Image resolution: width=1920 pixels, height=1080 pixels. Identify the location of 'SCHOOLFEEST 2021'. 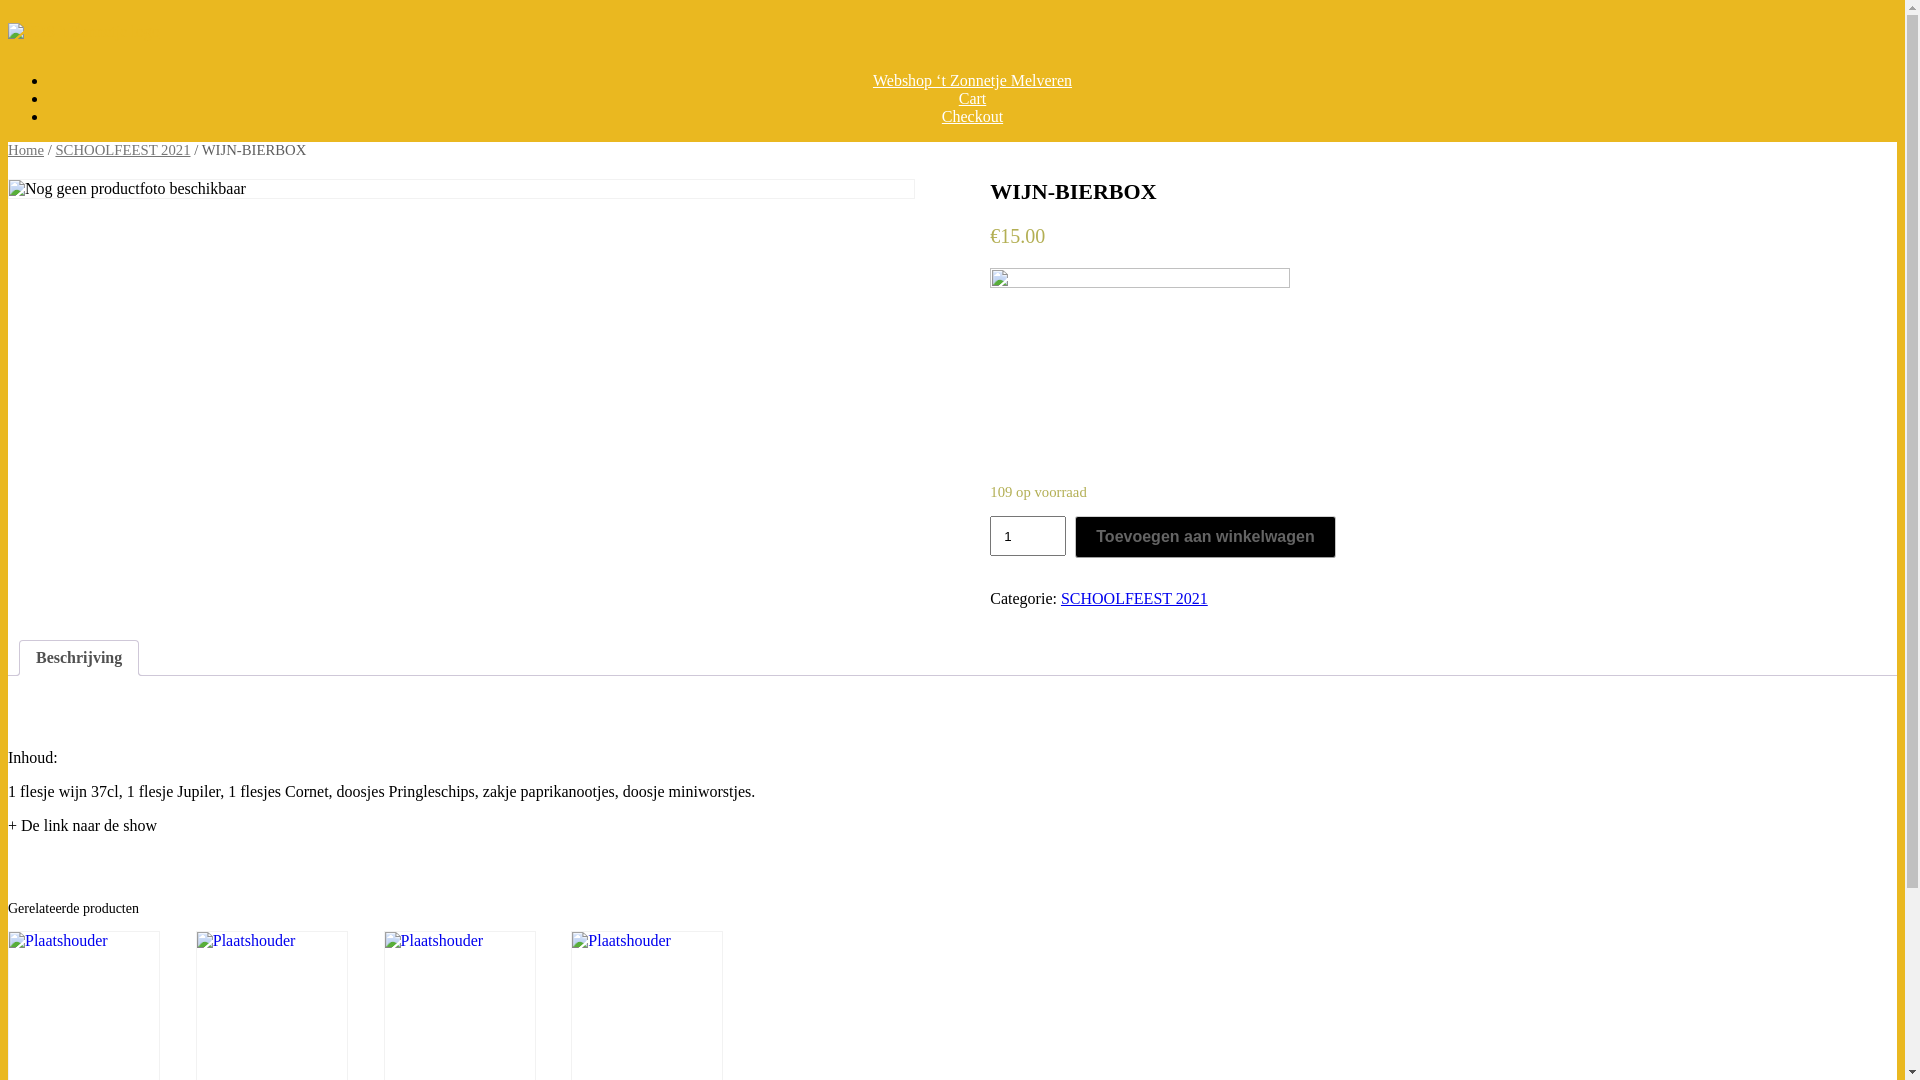
(121, 149).